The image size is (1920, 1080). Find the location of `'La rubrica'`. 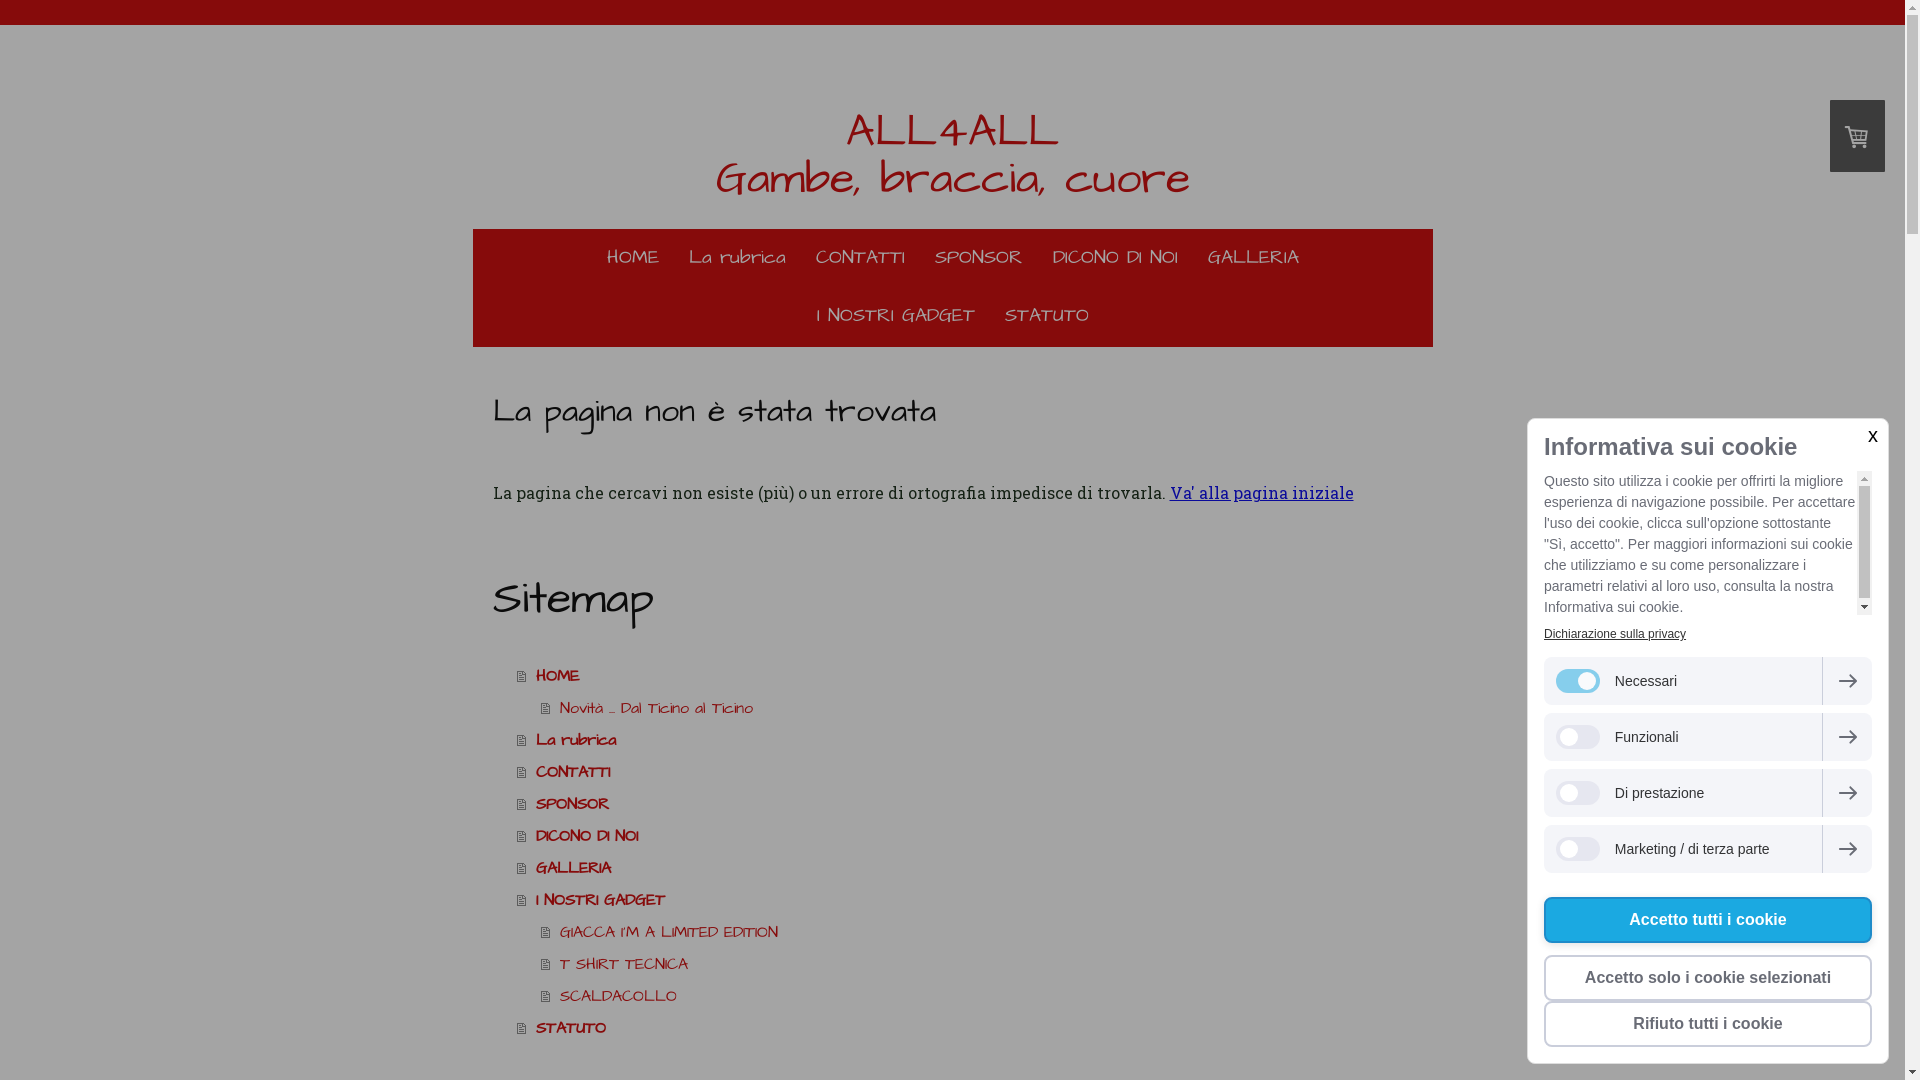

'La rubrica' is located at coordinates (736, 256).